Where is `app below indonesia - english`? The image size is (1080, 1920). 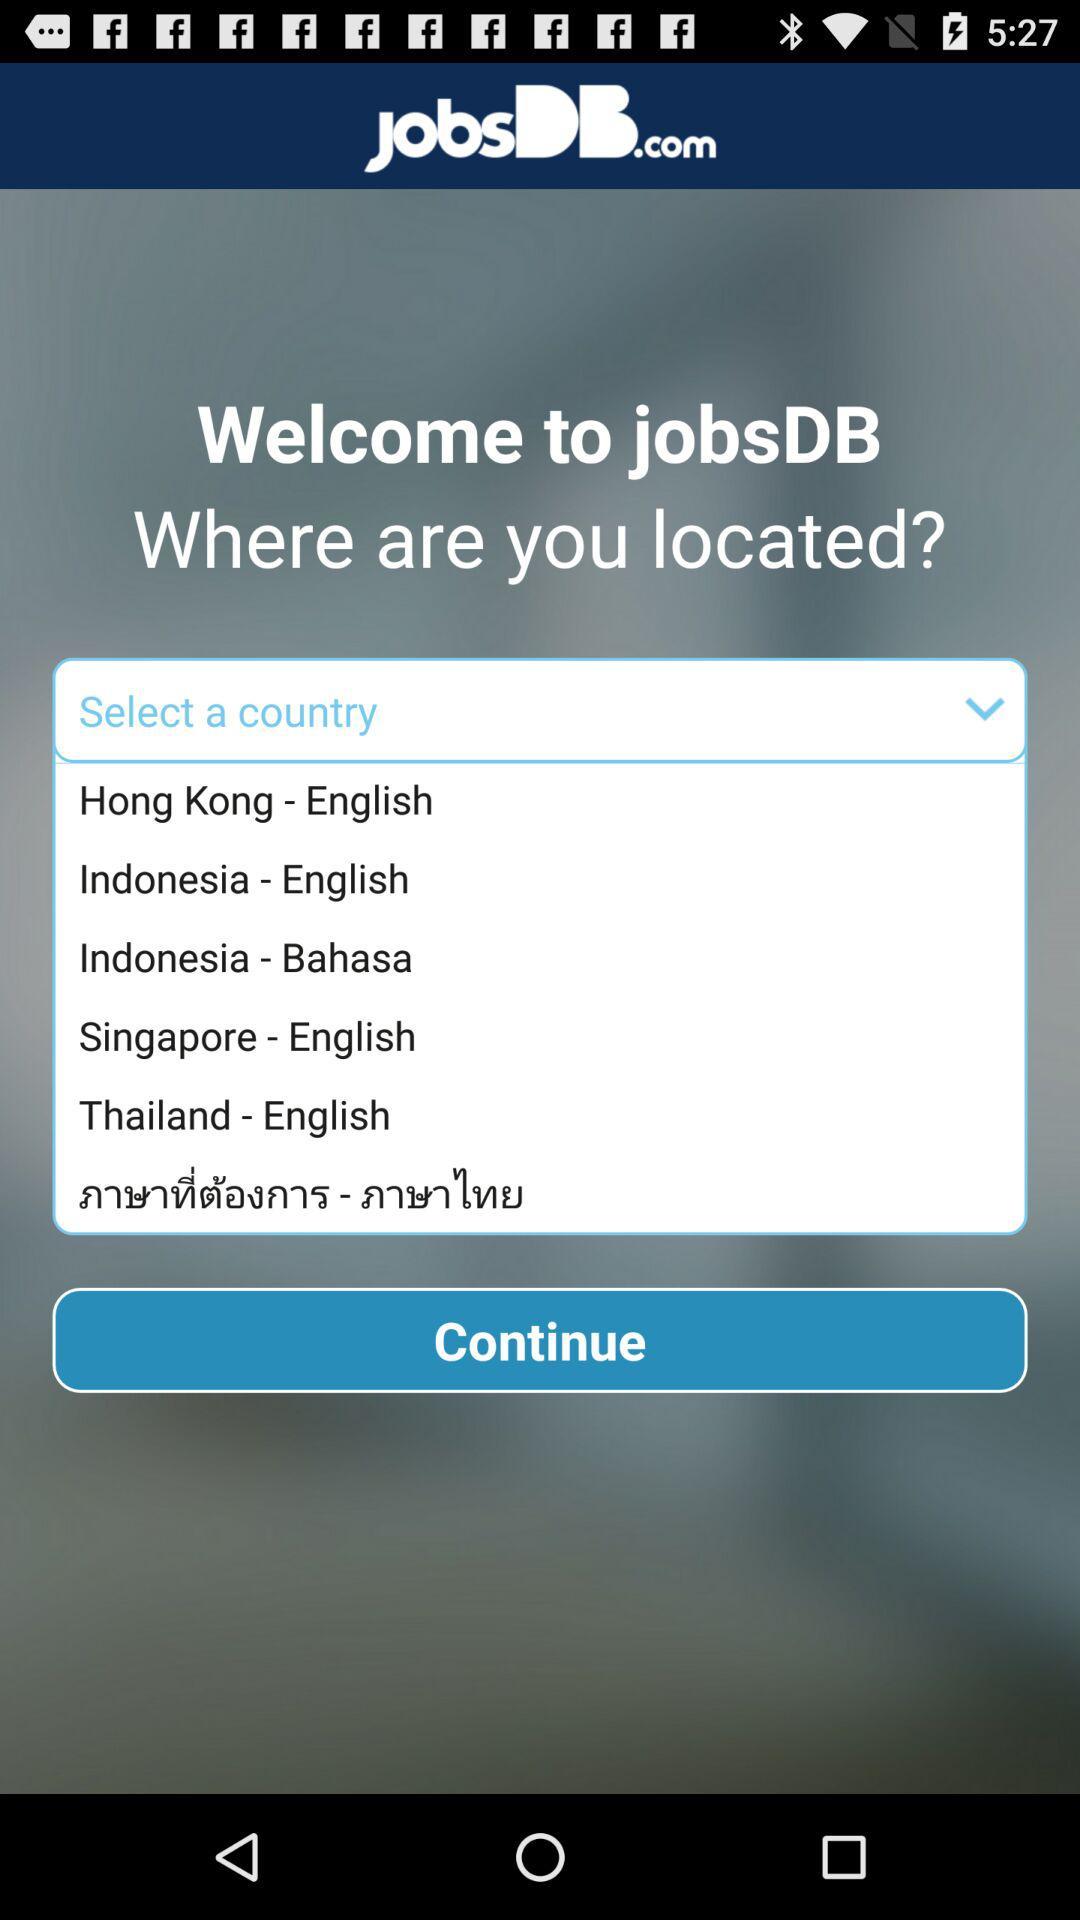
app below indonesia - english is located at coordinates (545, 955).